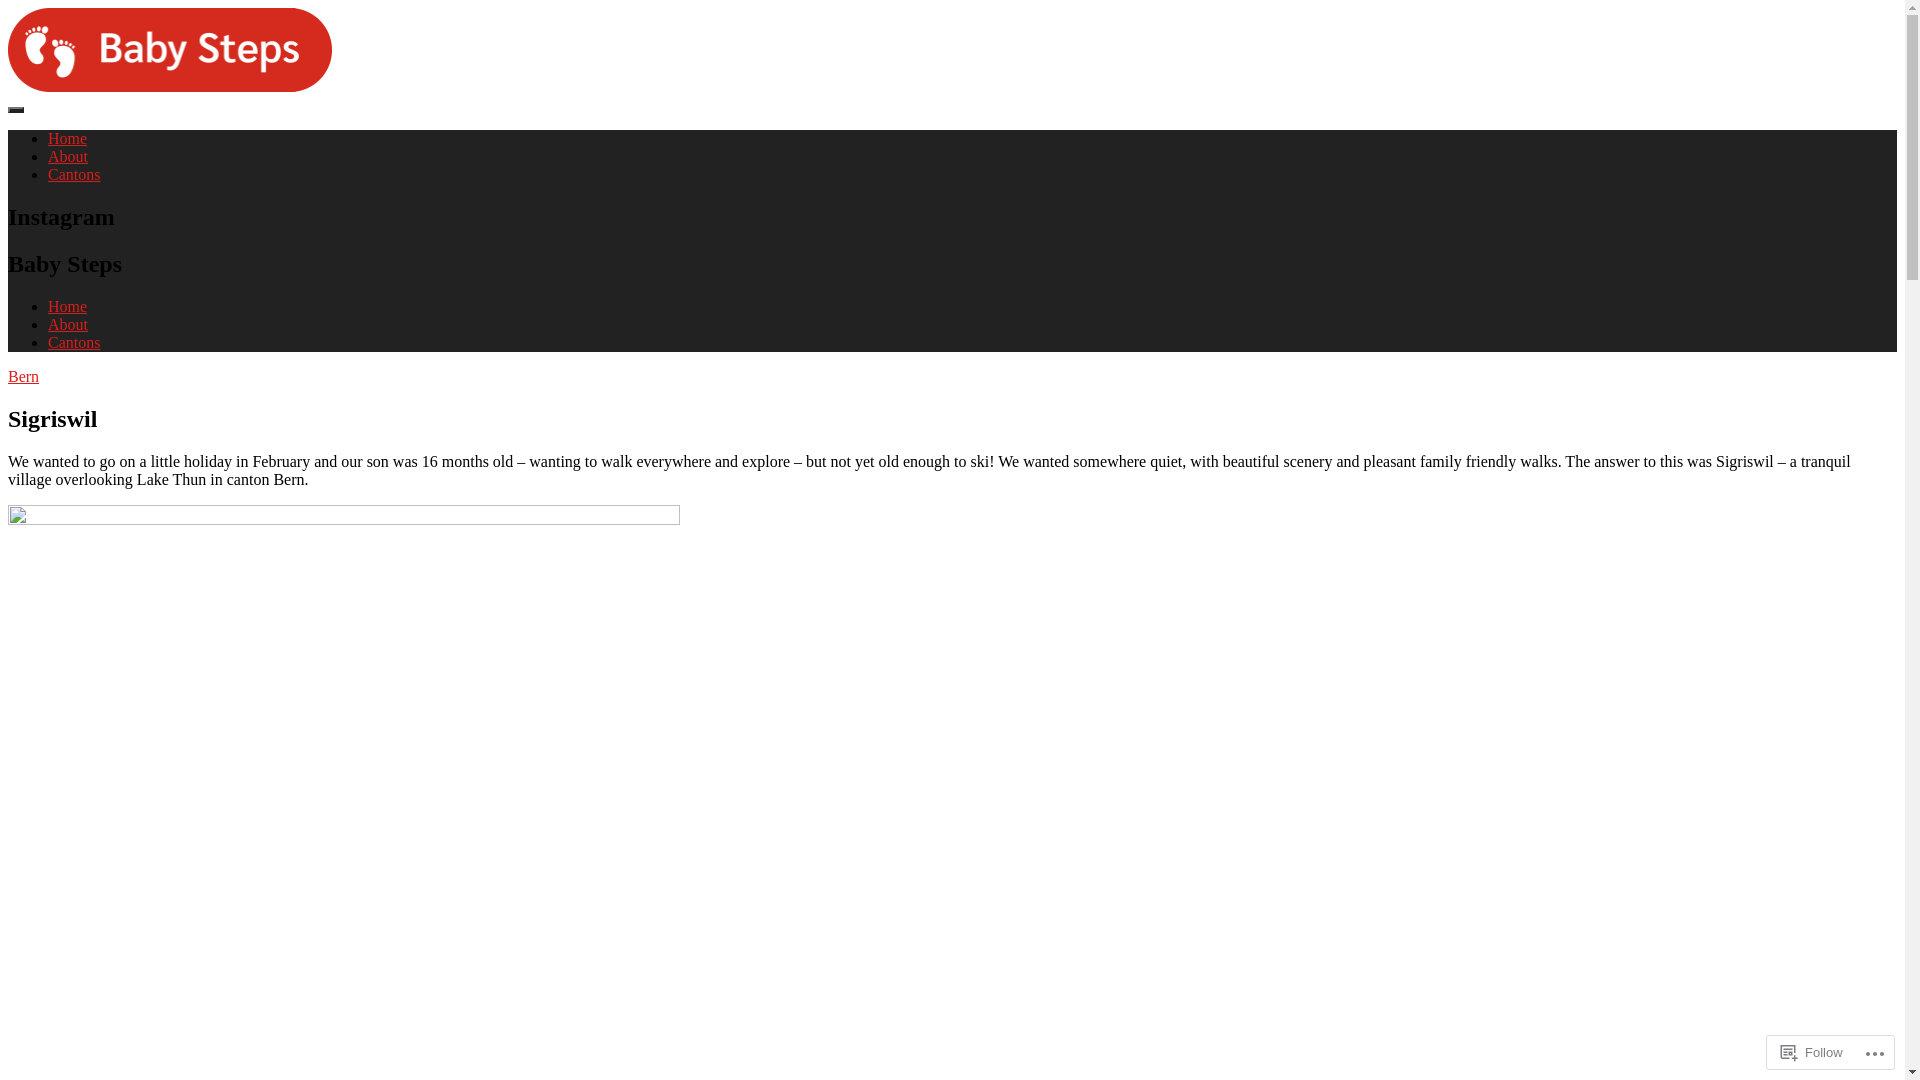 The width and height of the screenshot is (1920, 1080). I want to click on 'Baby Steps', so click(43, 120).